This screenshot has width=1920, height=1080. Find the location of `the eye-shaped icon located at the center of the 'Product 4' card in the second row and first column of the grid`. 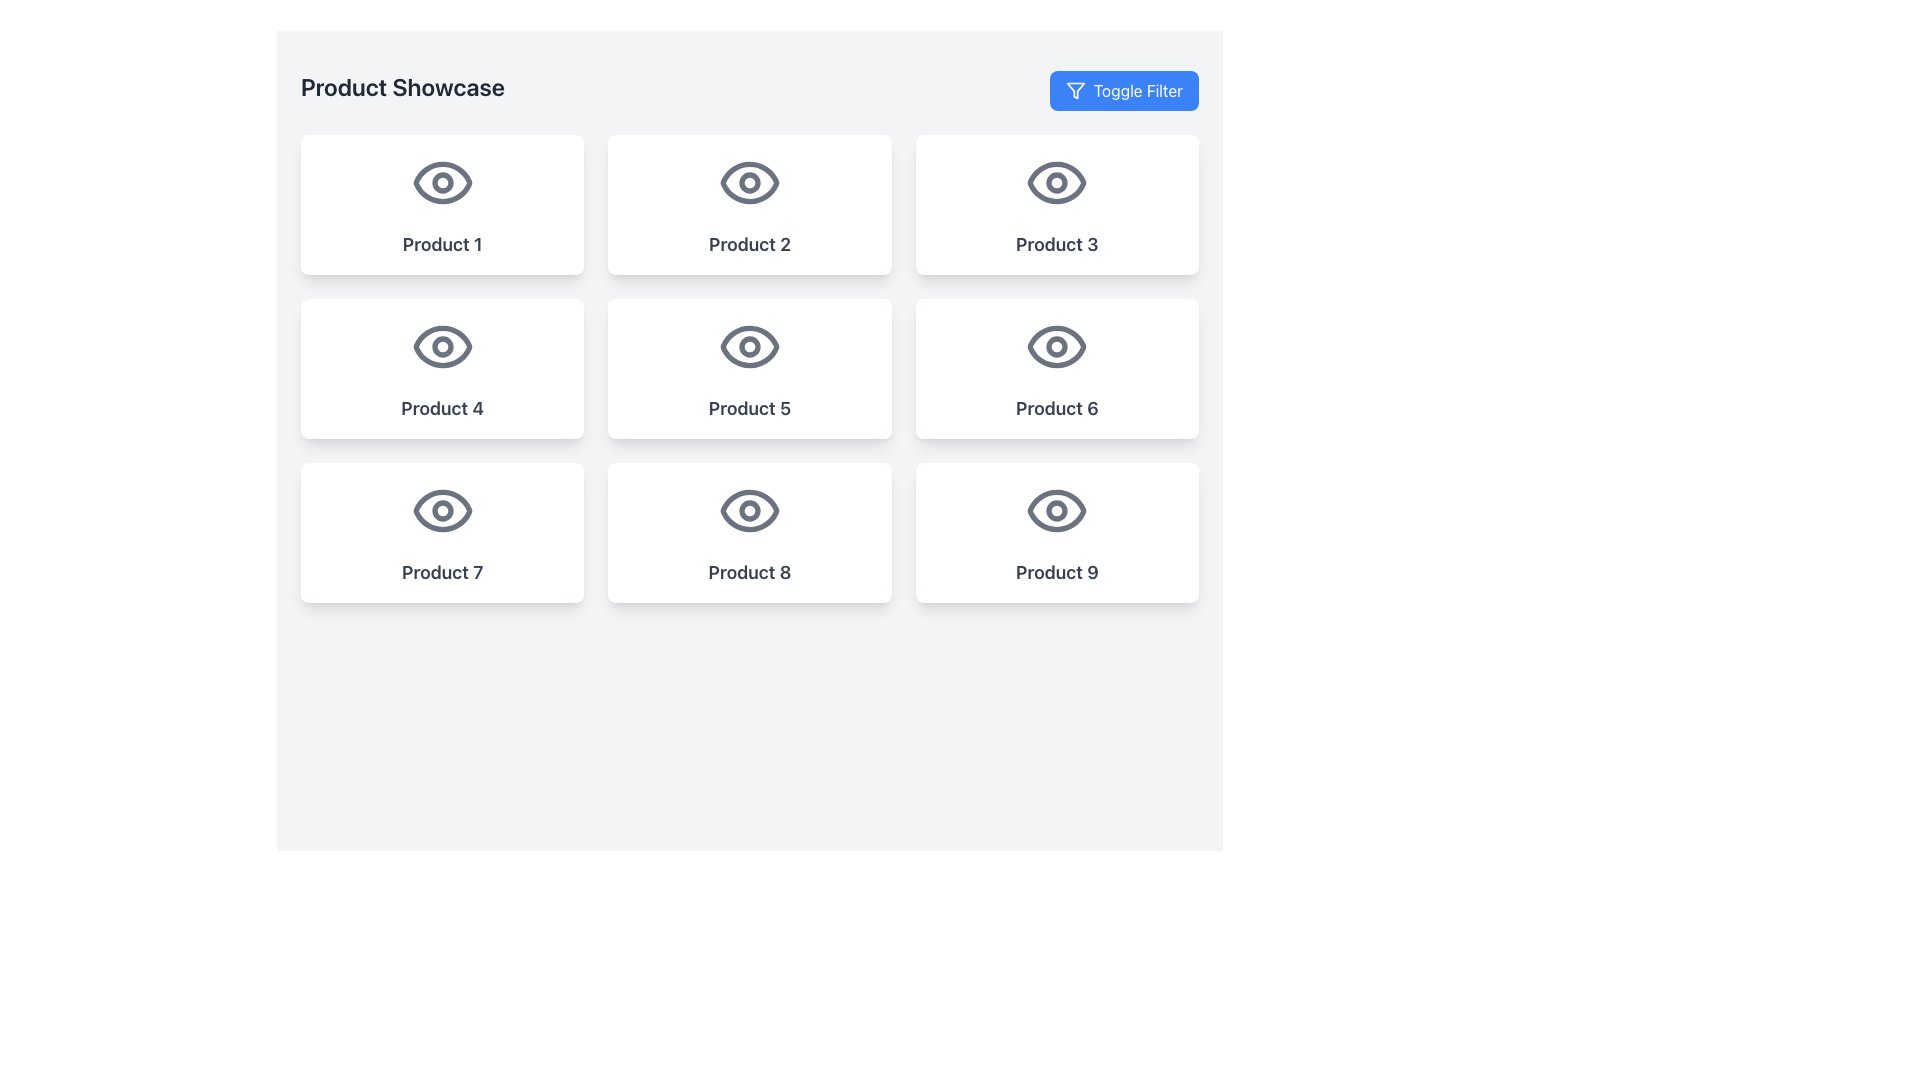

the eye-shaped icon located at the center of the 'Product 4' card in the second row and first column of the grid is located at coordinates (441, 346).